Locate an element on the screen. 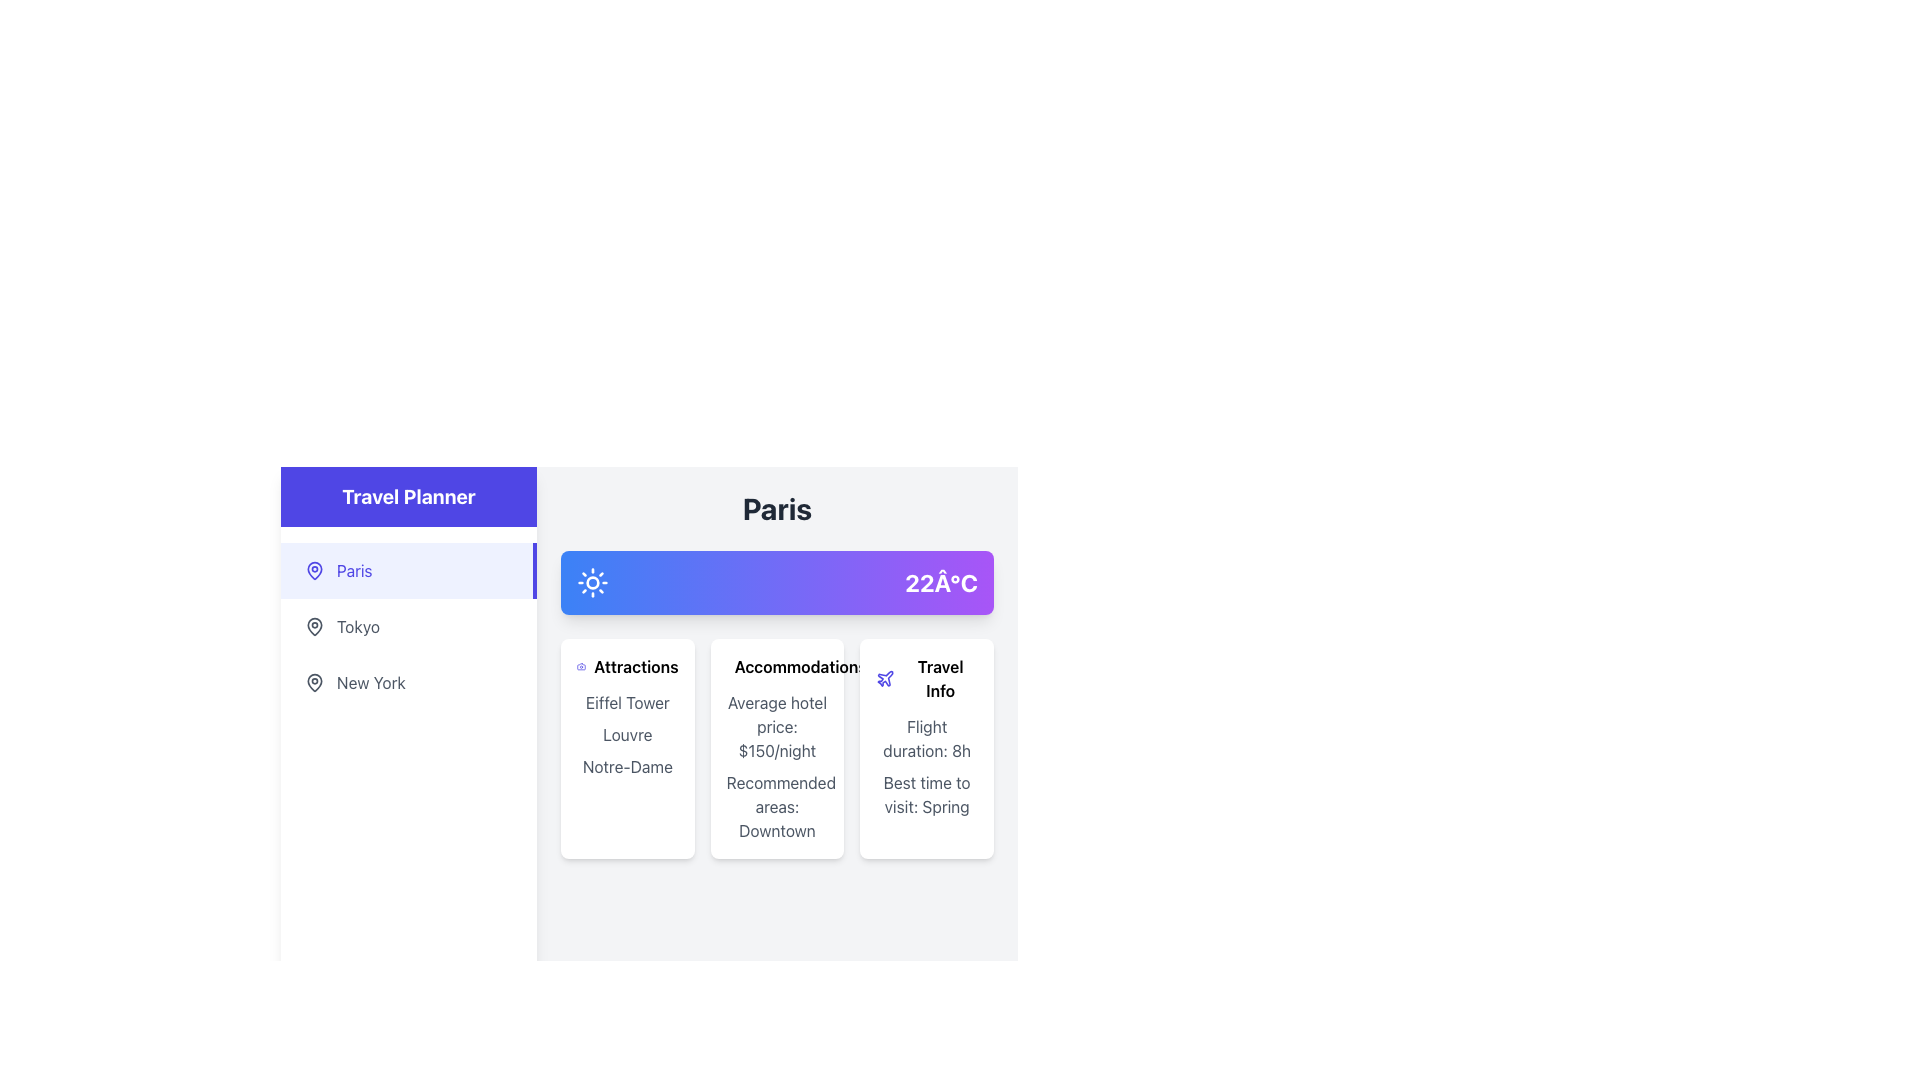 The width and height of the screenshot is (1920, 1080). the 'Tokyo' icon located in the left sidebar is located at coordinates (314, 624).